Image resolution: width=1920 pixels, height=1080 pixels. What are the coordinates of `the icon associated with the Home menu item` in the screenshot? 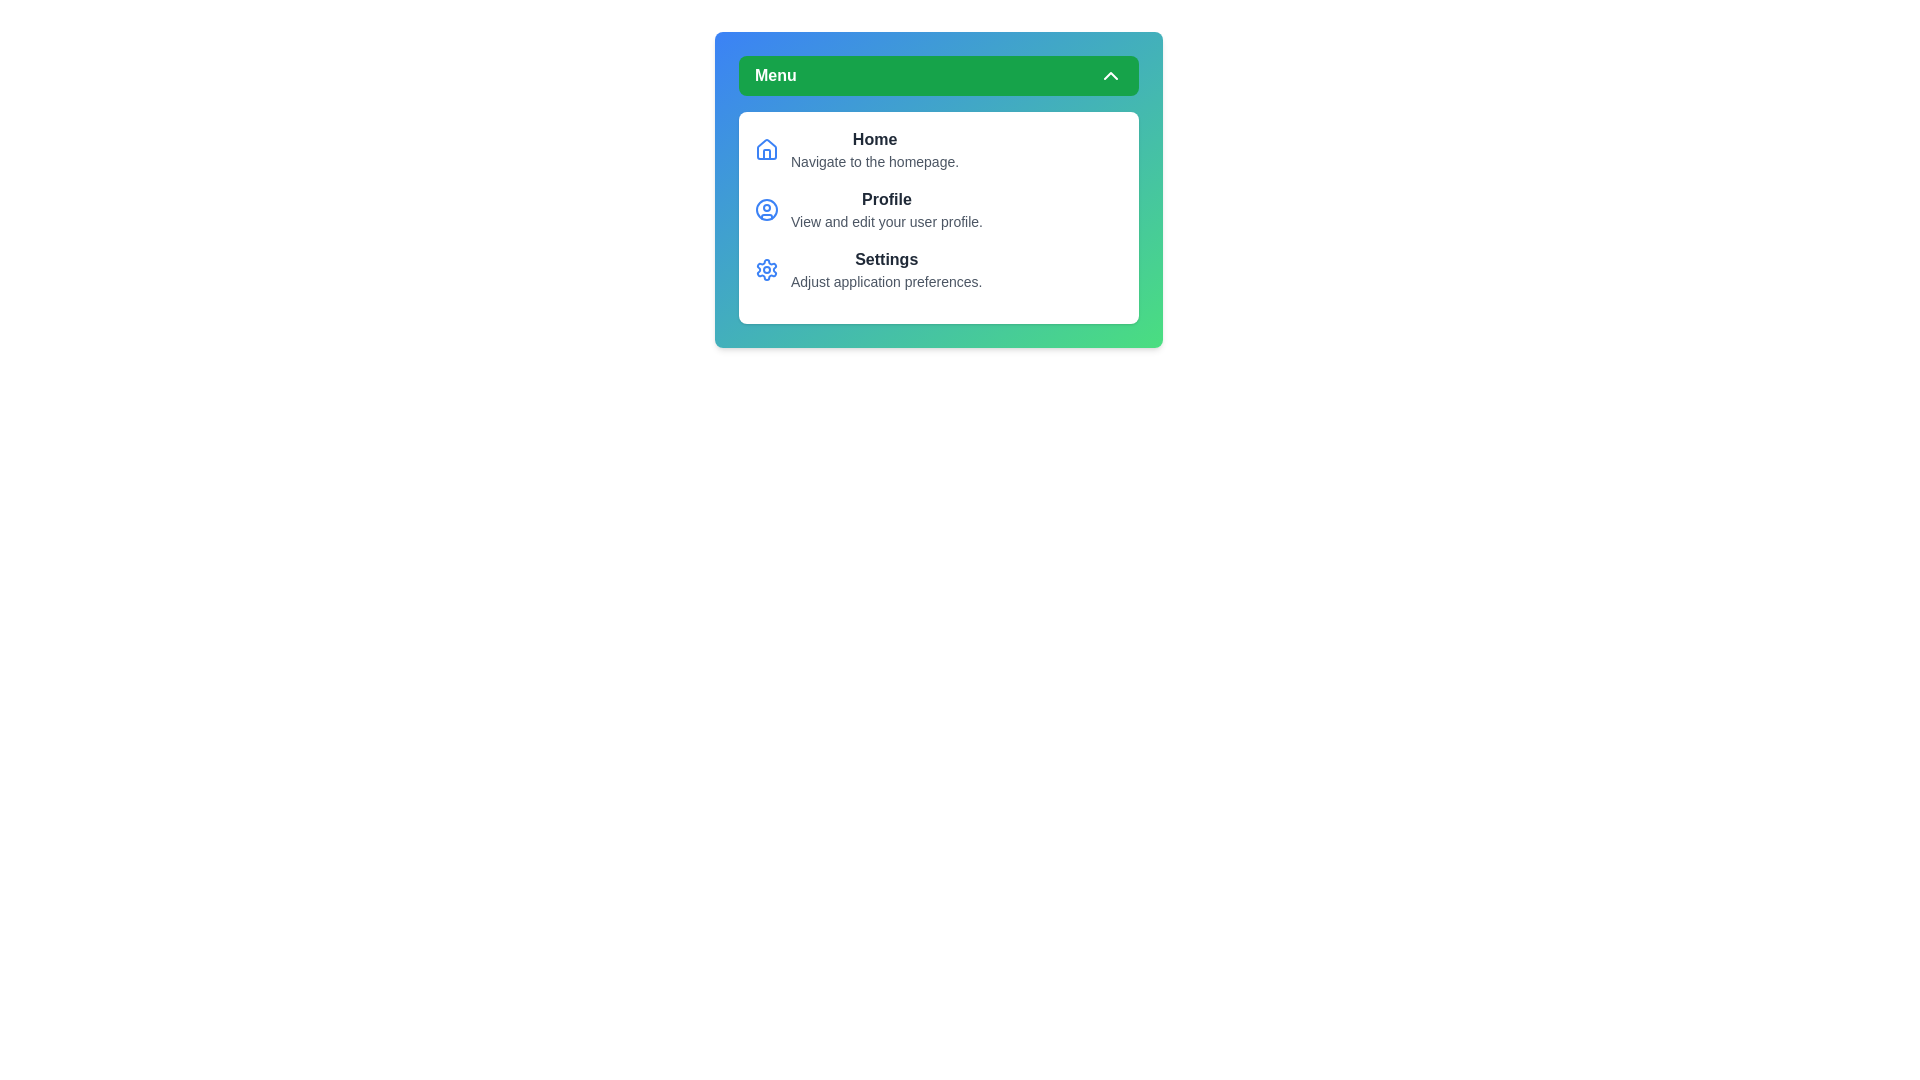 It's located at (766, 149).